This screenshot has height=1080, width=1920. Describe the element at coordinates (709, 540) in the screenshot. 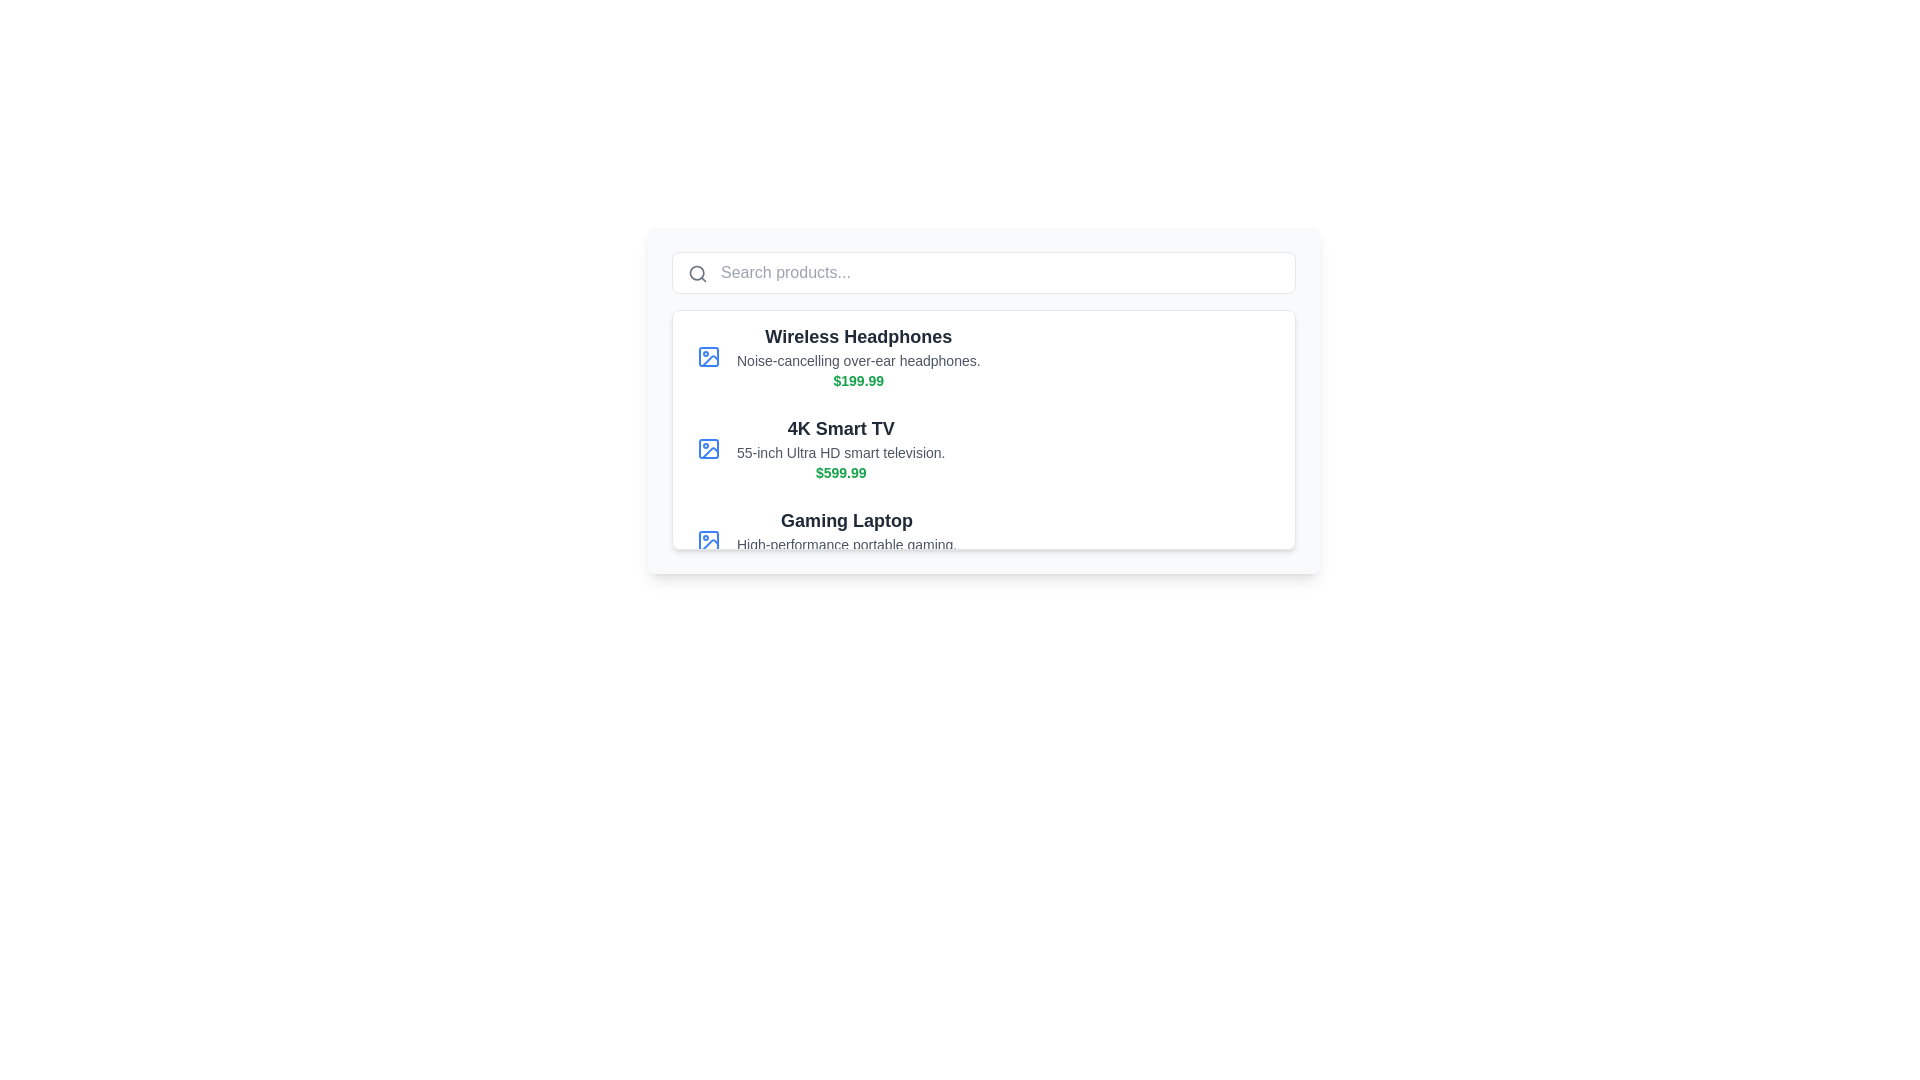

I see `the first icon on the left that represents the 'Gaming Laptop' product` at that location.